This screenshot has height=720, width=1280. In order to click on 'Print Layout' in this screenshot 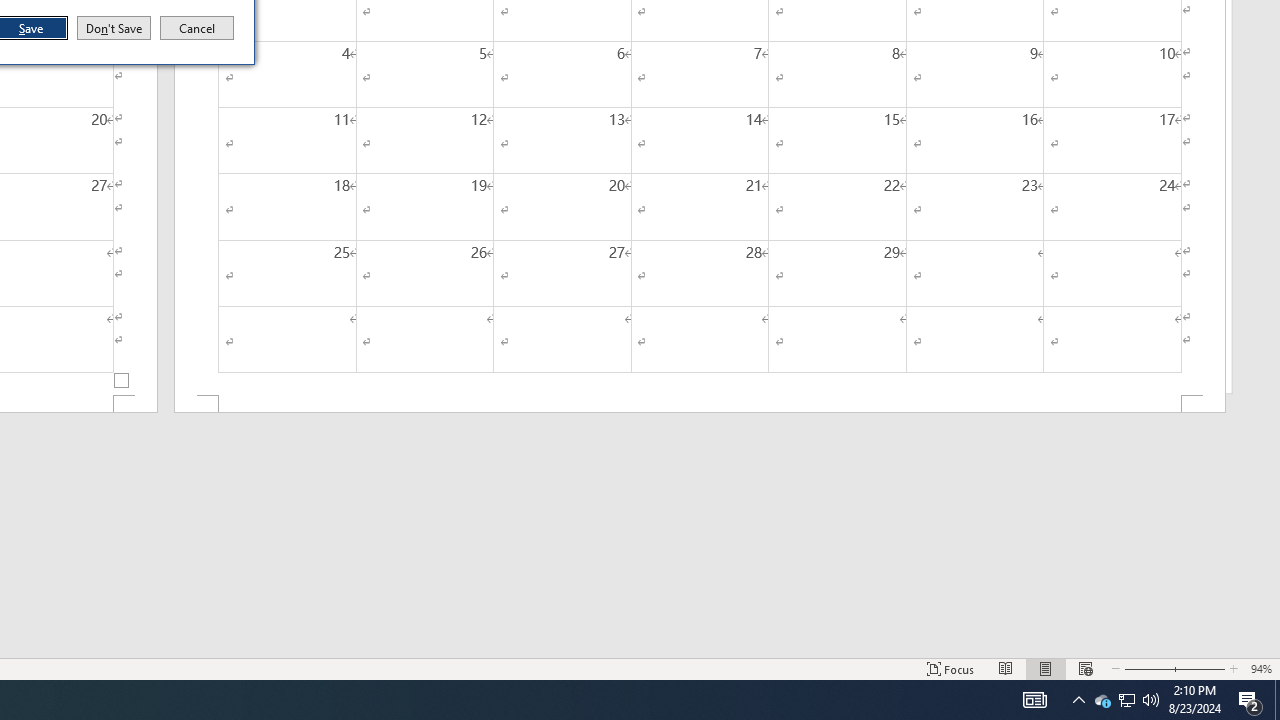, I will do `click(1045, 669)`.